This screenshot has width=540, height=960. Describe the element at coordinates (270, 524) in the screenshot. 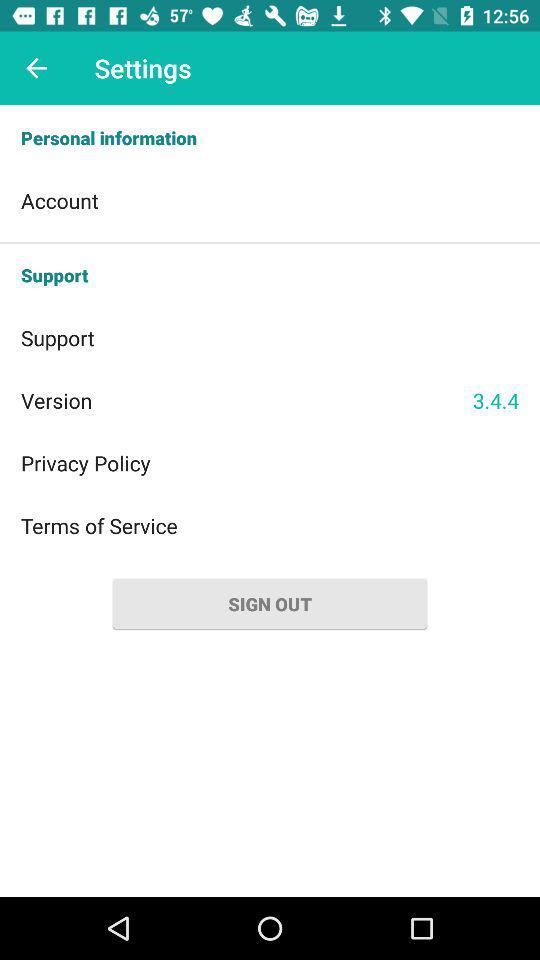

I see `the icon above sign out item` at that location.